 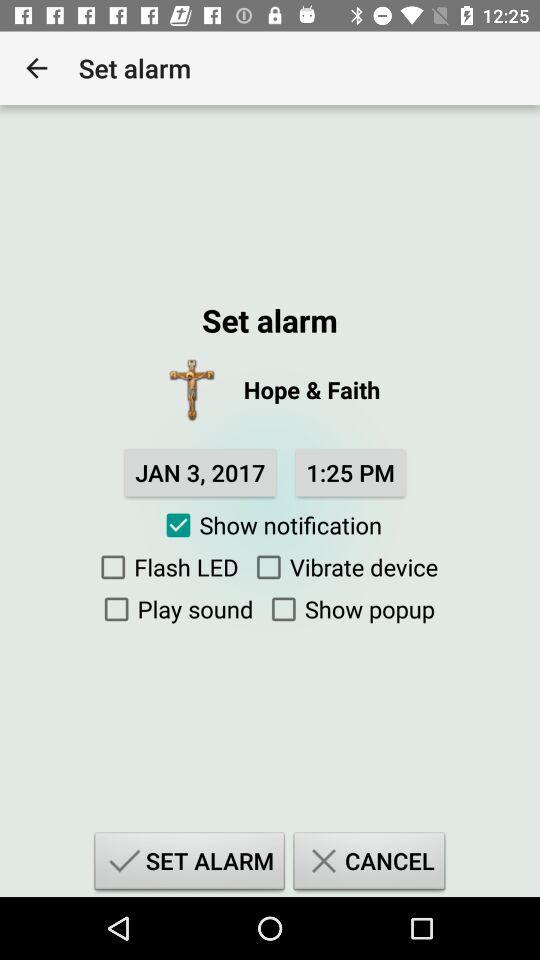 I want to click on the vibrate device icon, so click(x=341, y=567).